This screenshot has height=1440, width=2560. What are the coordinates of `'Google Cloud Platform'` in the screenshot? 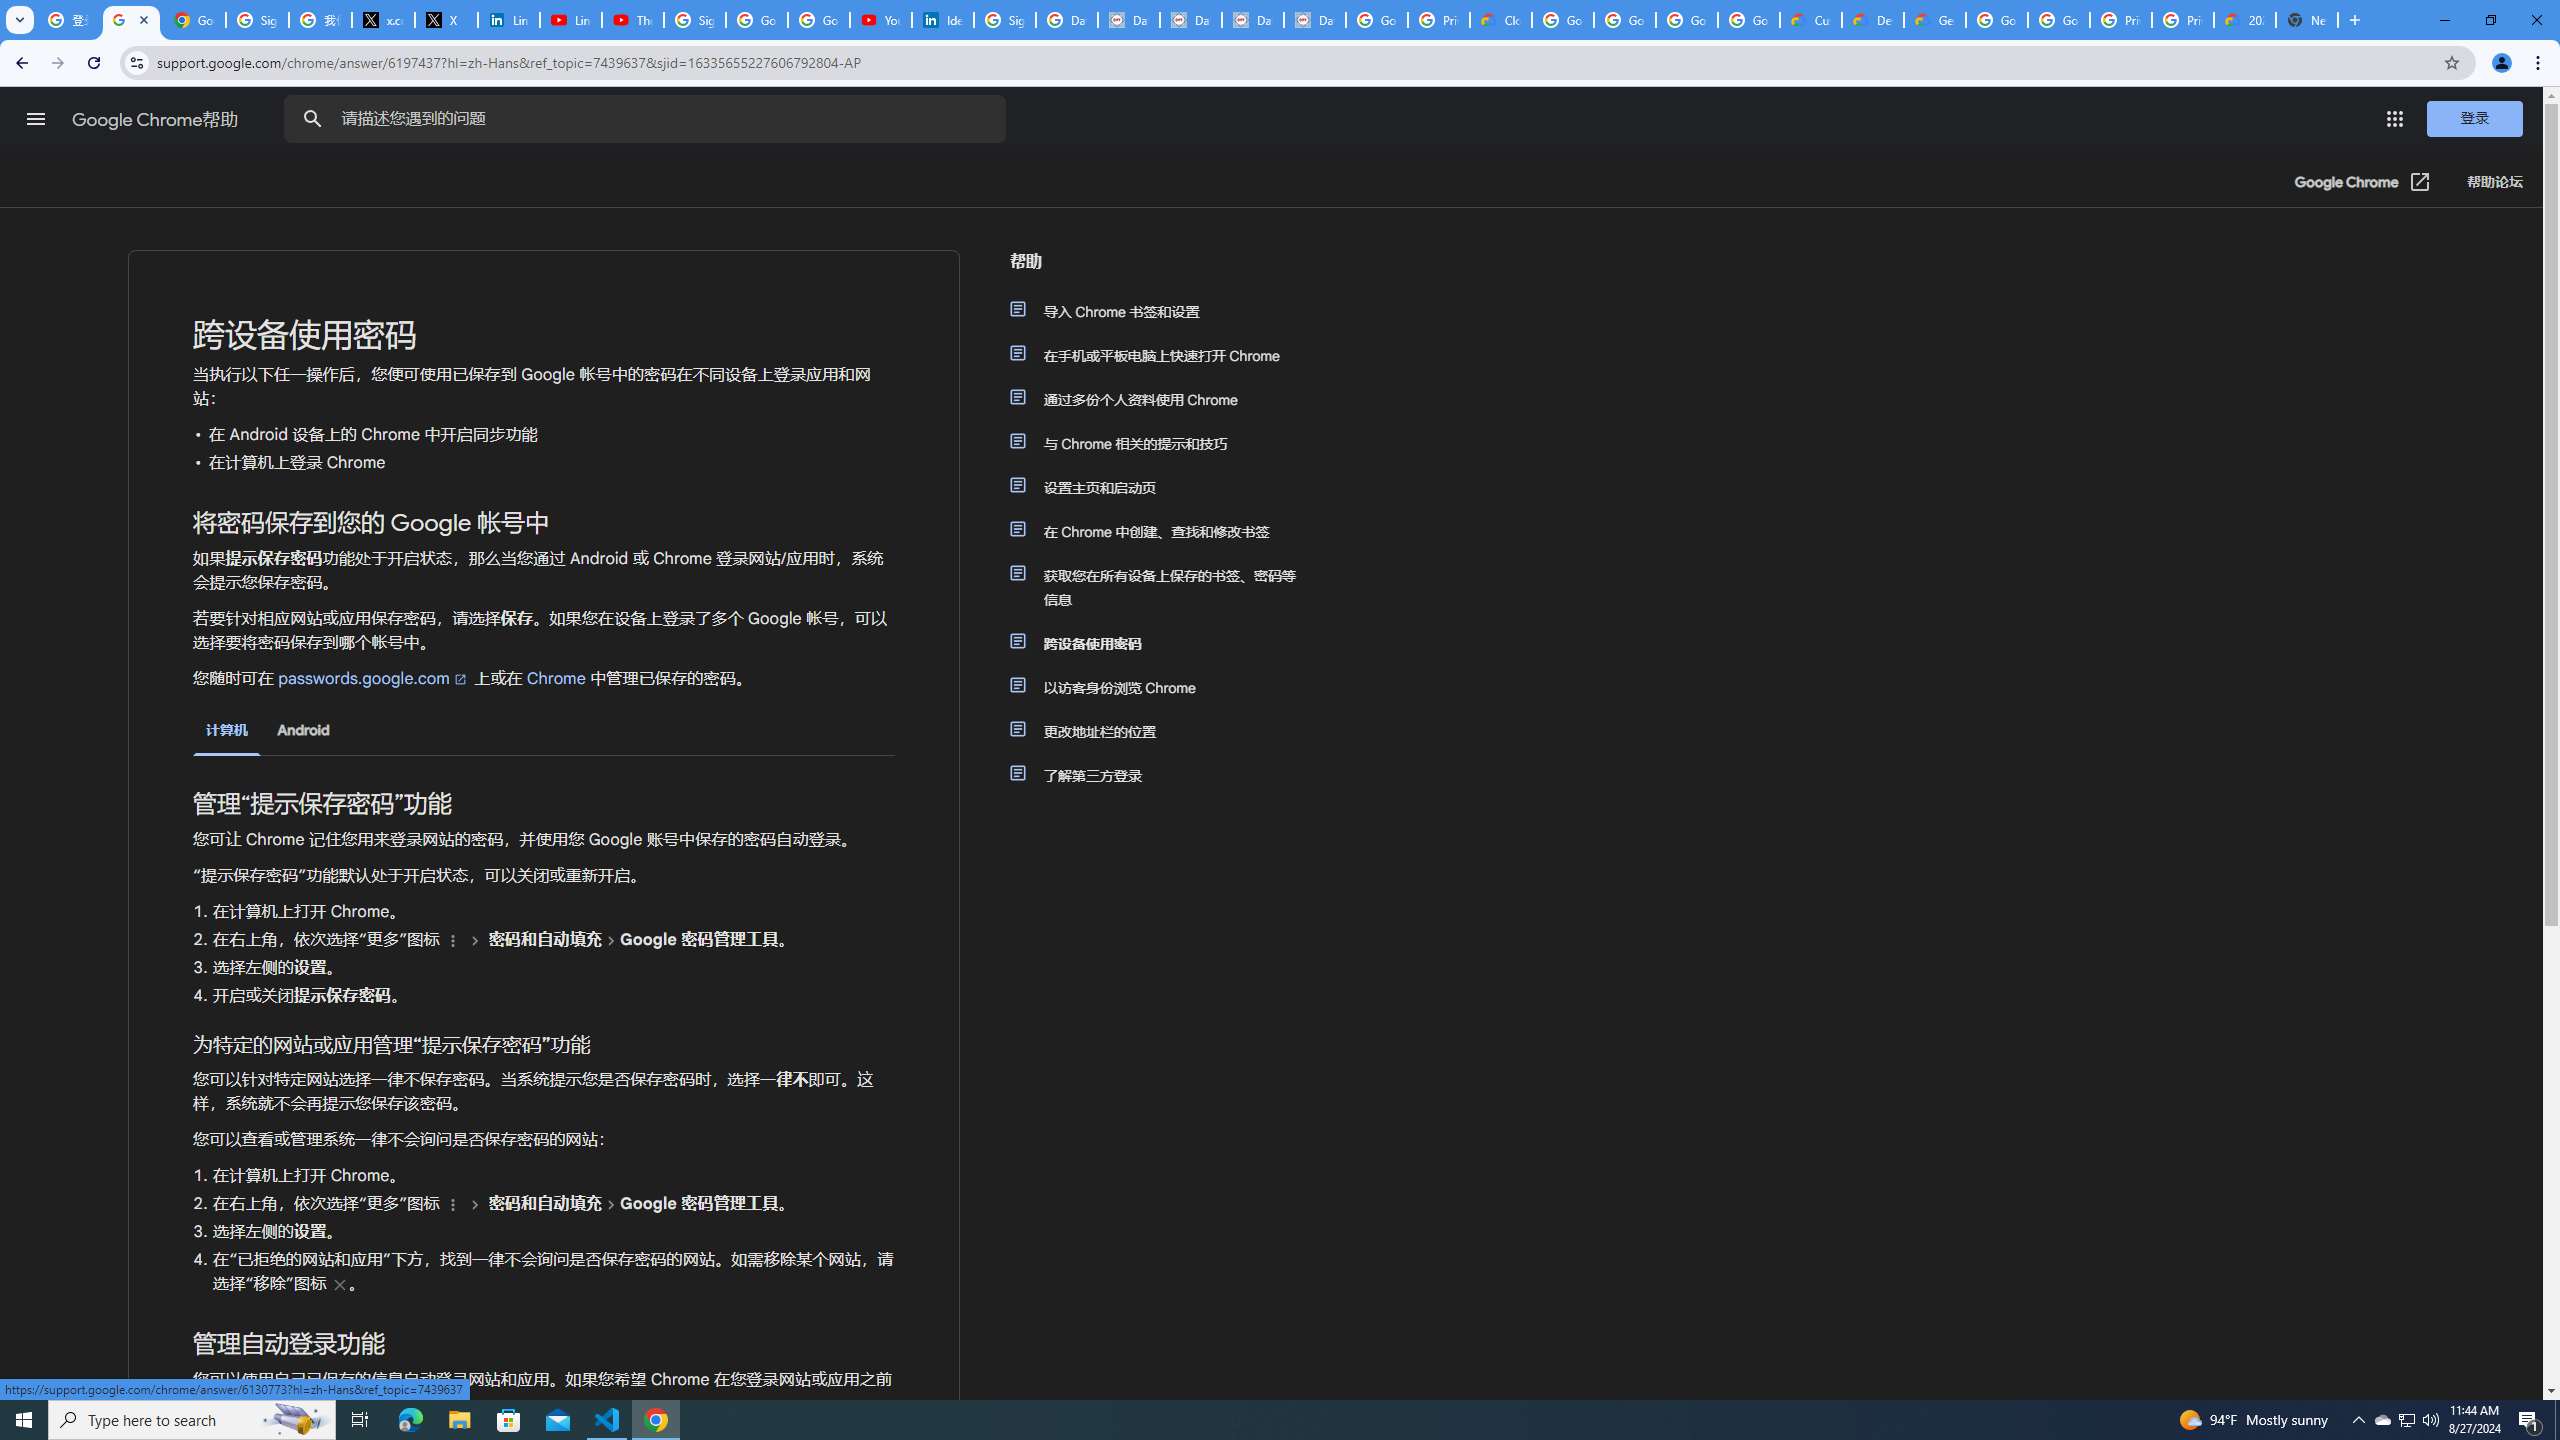 It's located at (1996, 19).